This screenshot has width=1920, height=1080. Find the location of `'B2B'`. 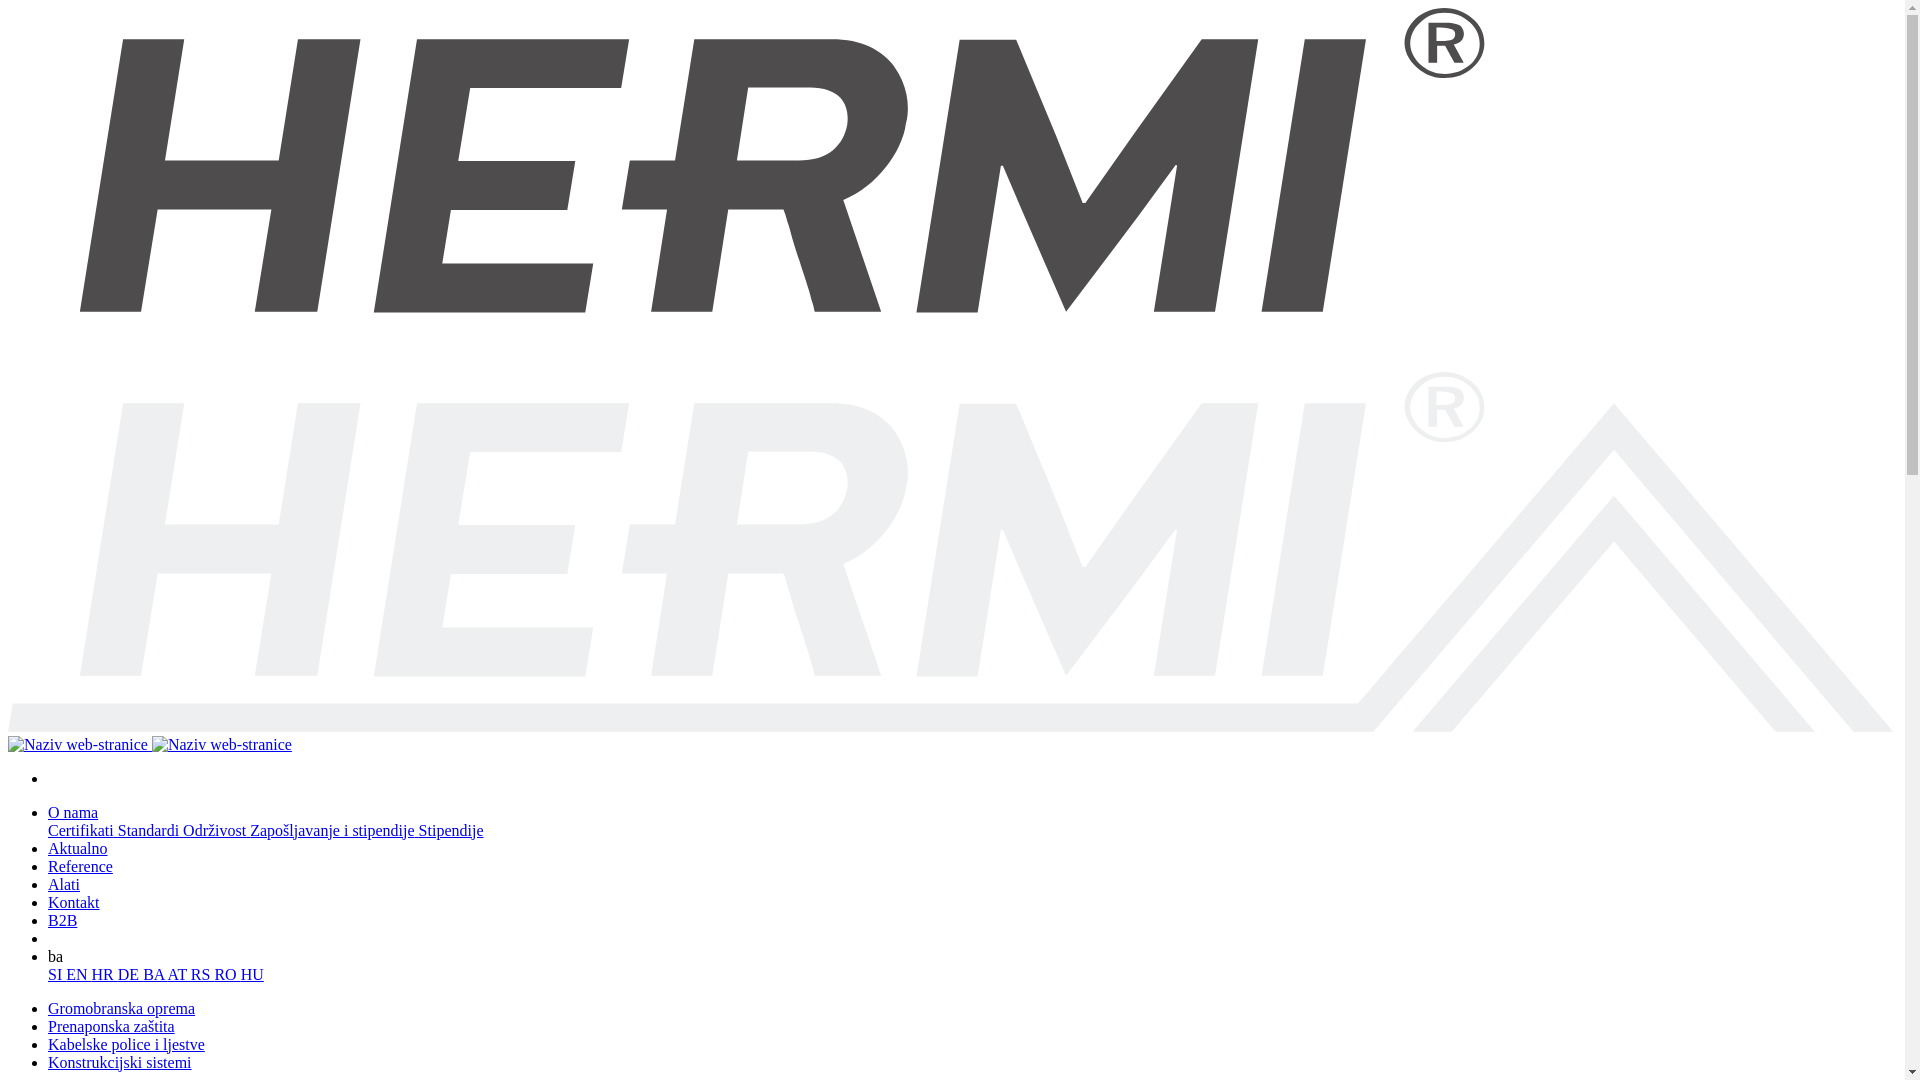

'B2B' is located at coordinates (62, 920).